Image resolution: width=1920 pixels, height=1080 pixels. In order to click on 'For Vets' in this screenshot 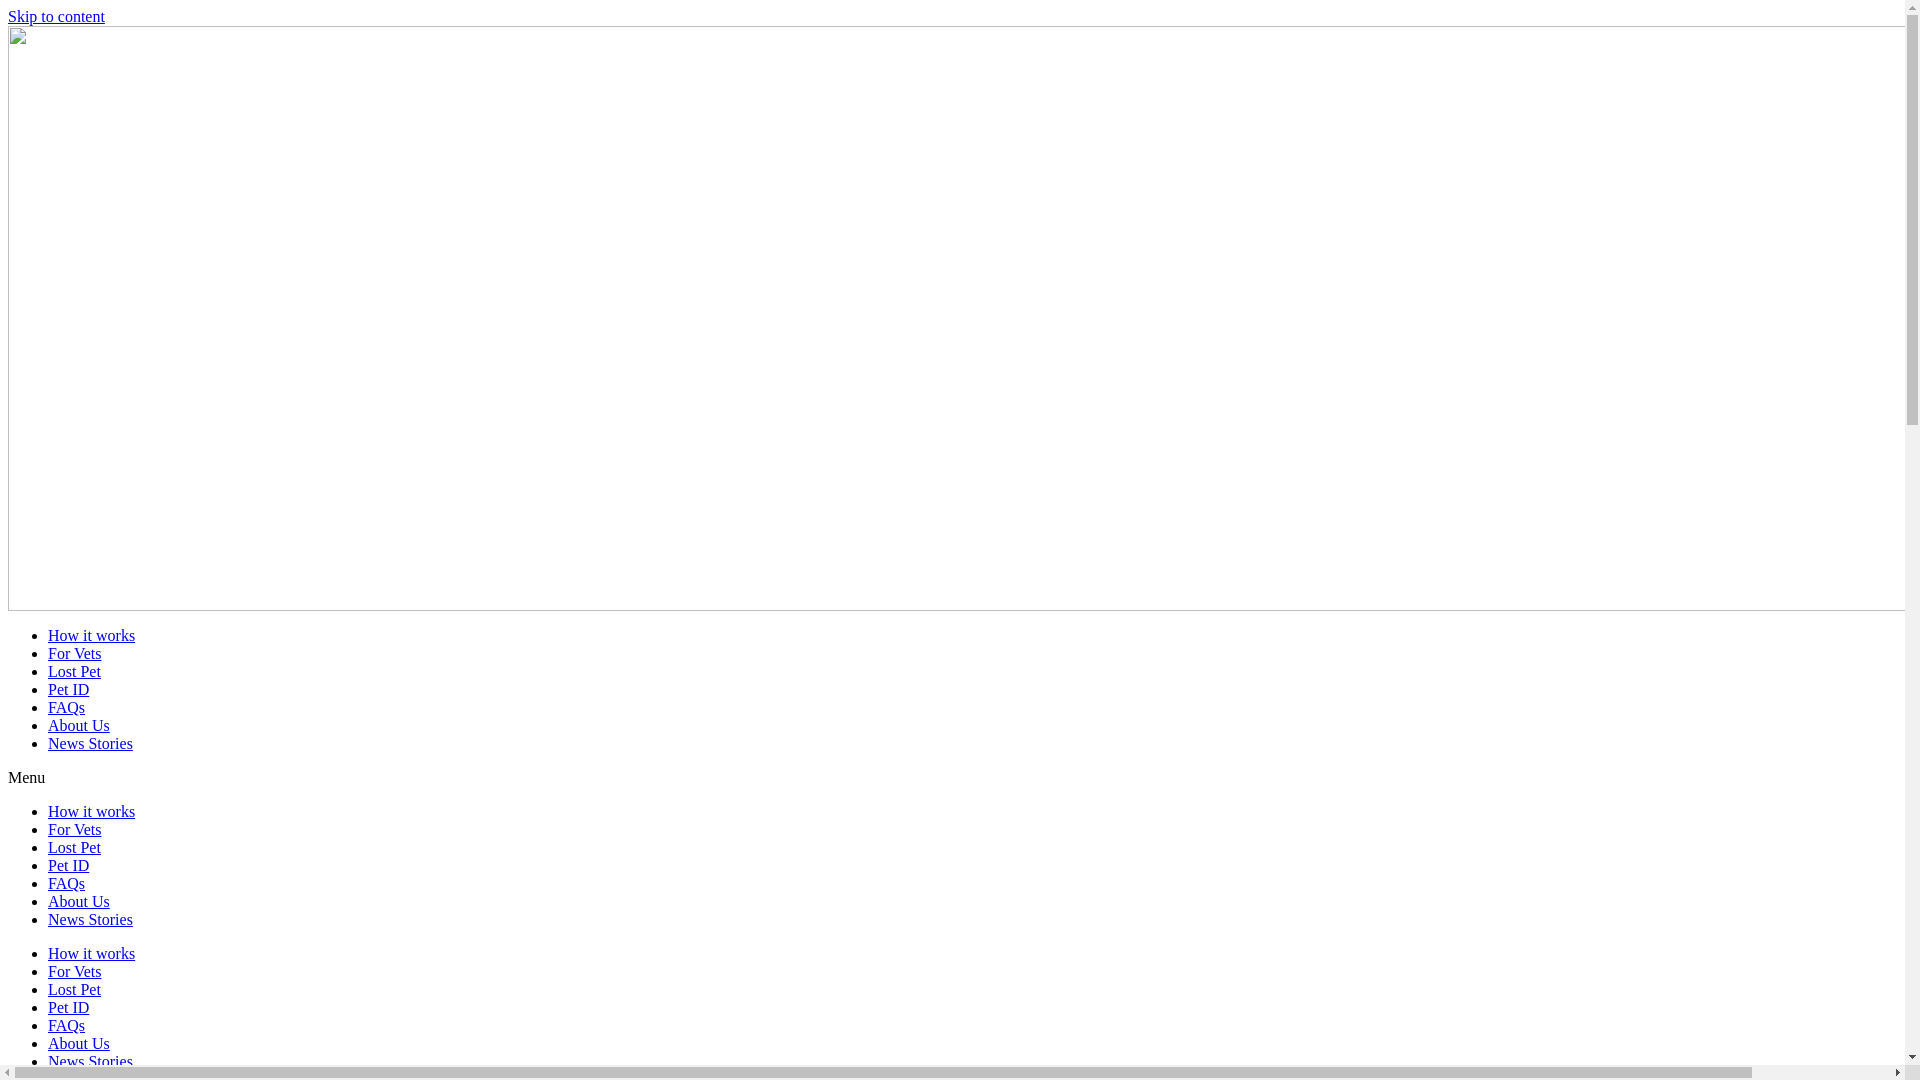, I will do `click(48, 653)`.